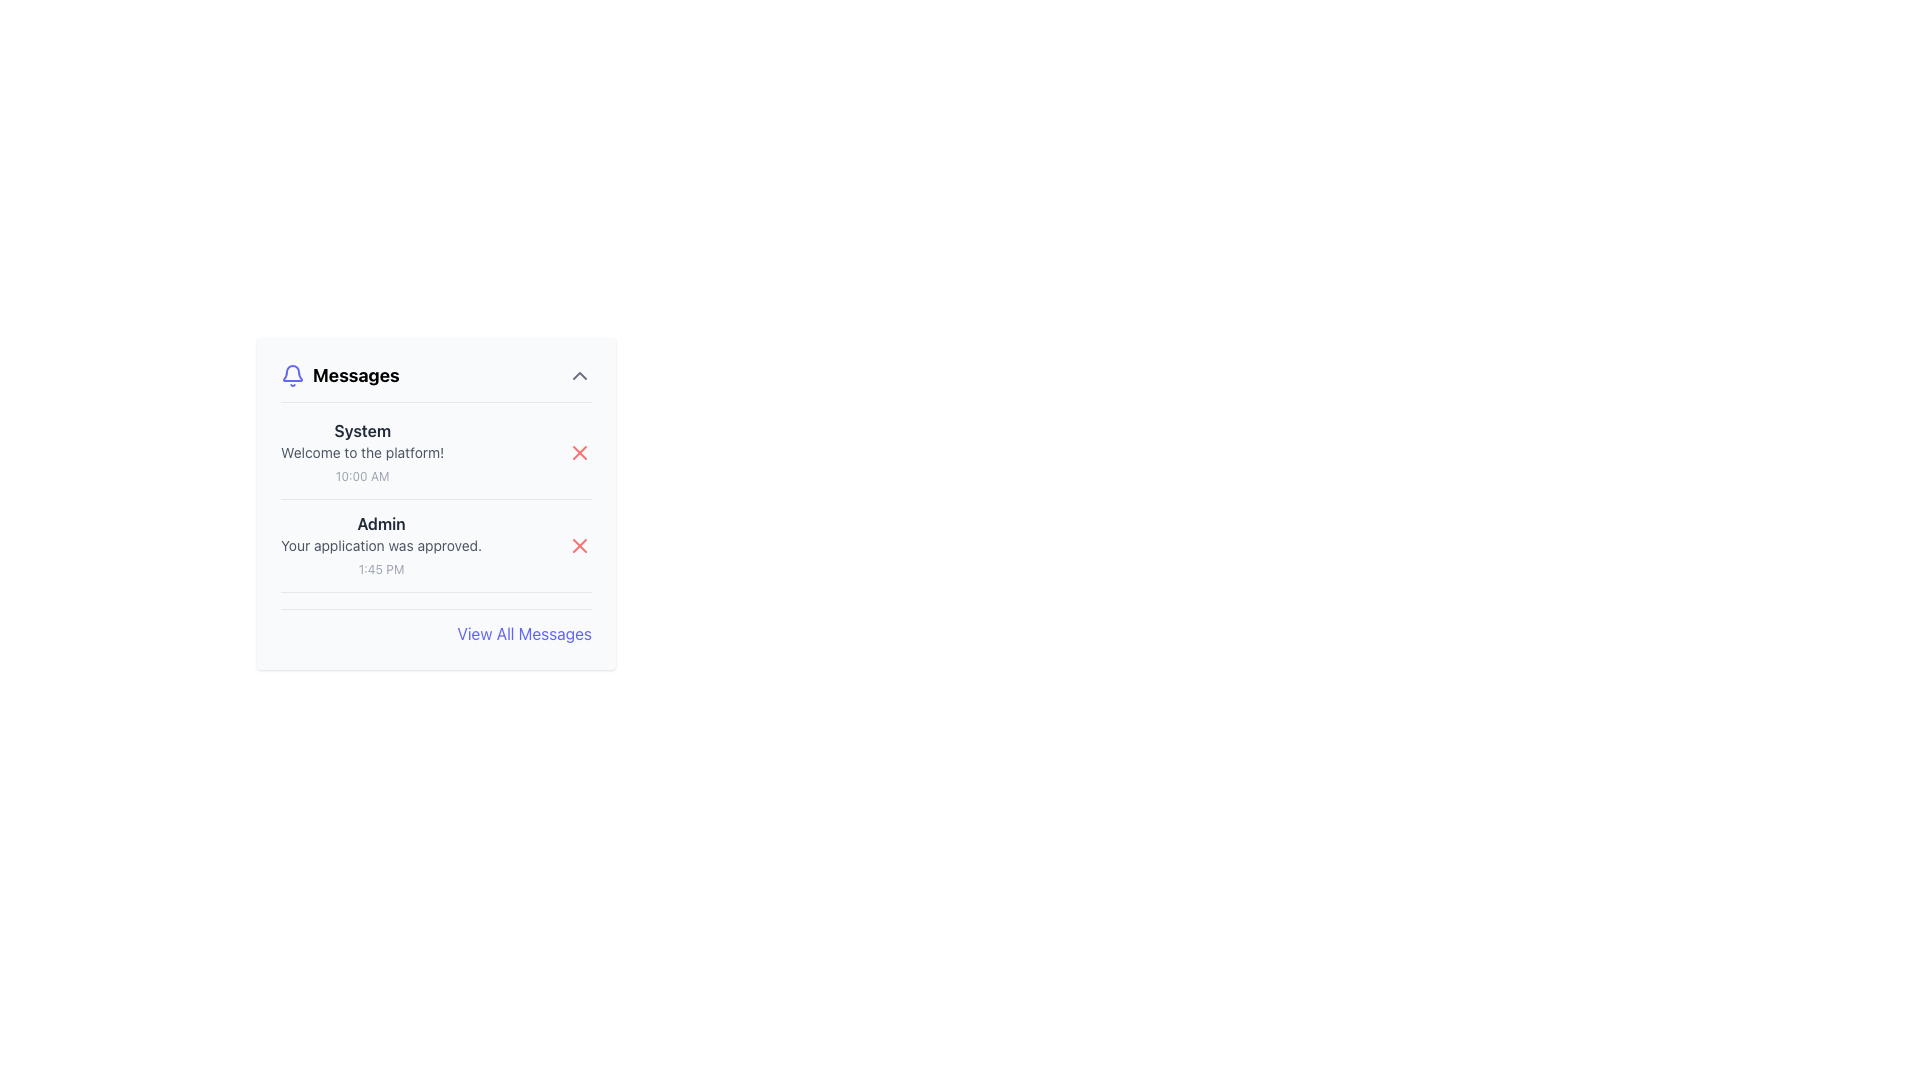 The width and height of the screenshot is (1920, 1080). Describe the element at coordinates (579, 452) in the screenshot. I see `the circular red 'X' button` at that location.